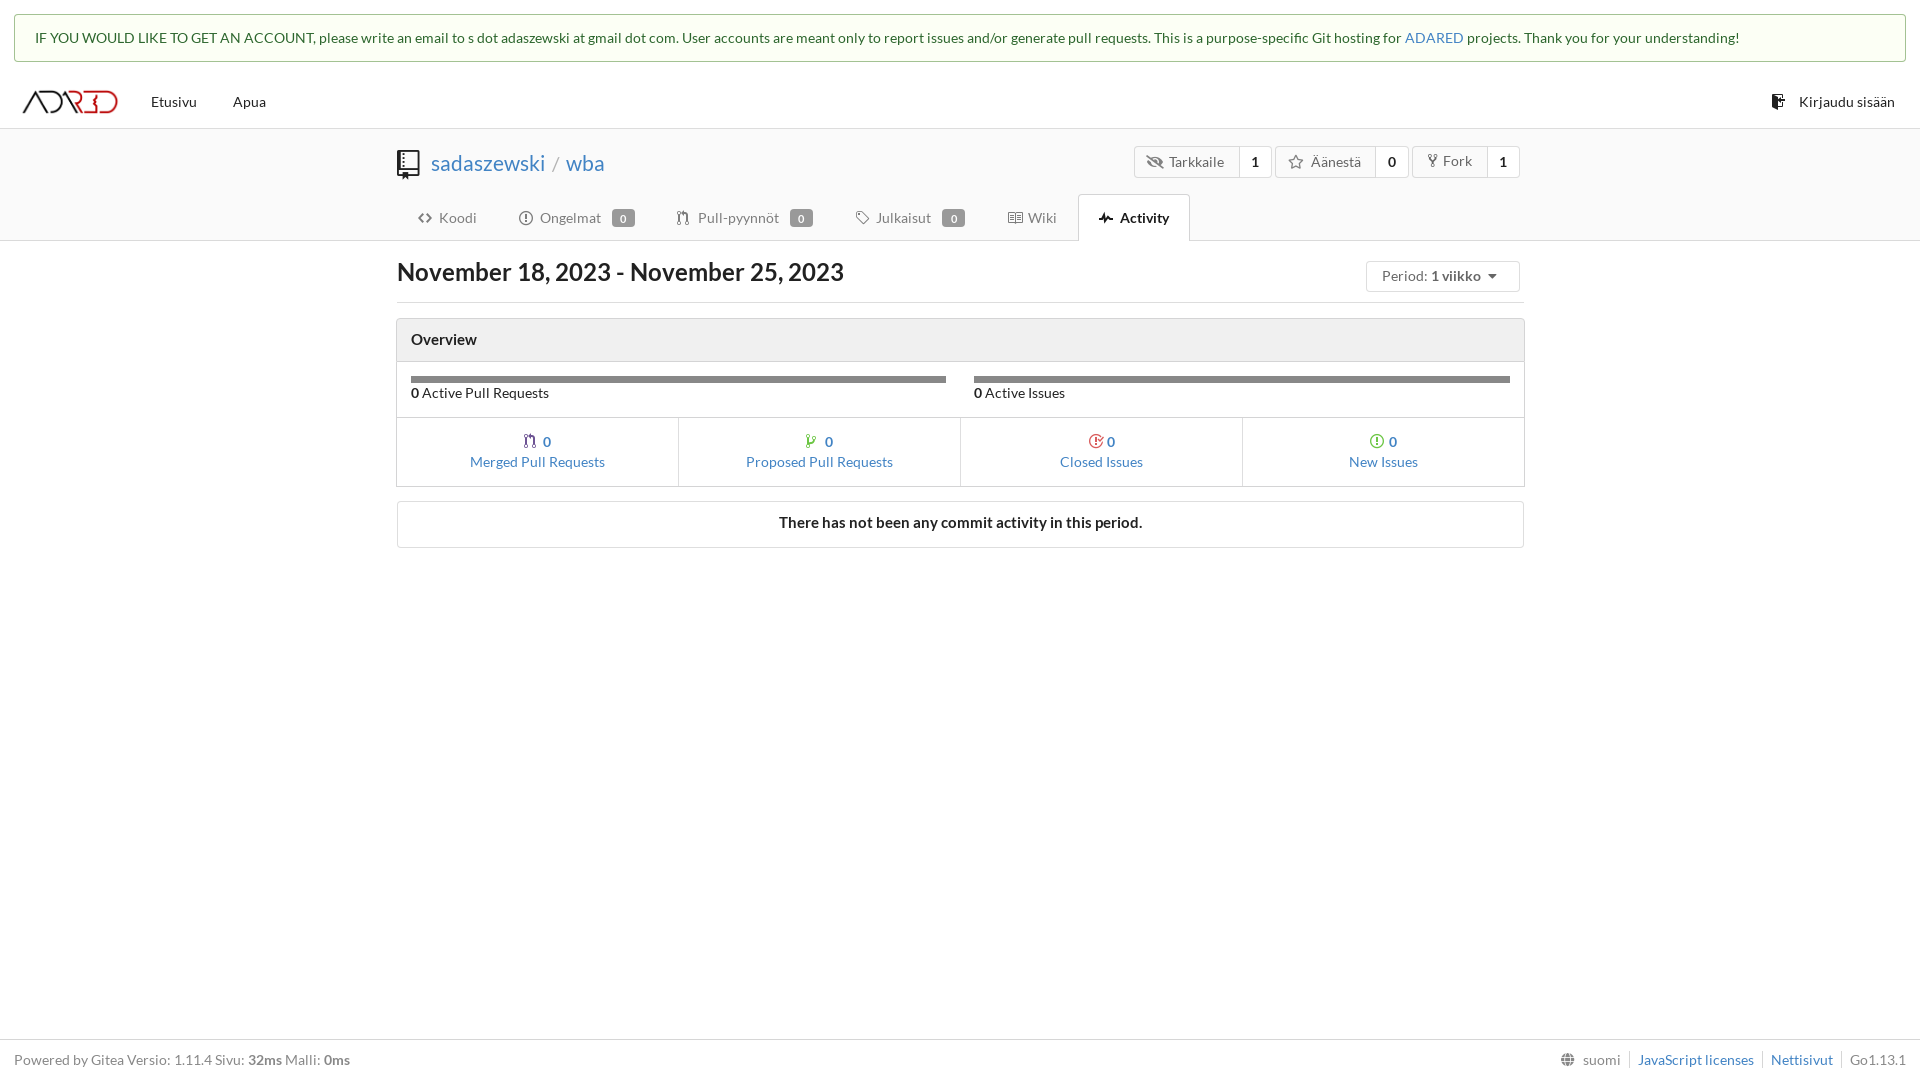 This screenshot has width=1920, height=1080. I want to click on 'Nettisivut', so click(1761, 1058).